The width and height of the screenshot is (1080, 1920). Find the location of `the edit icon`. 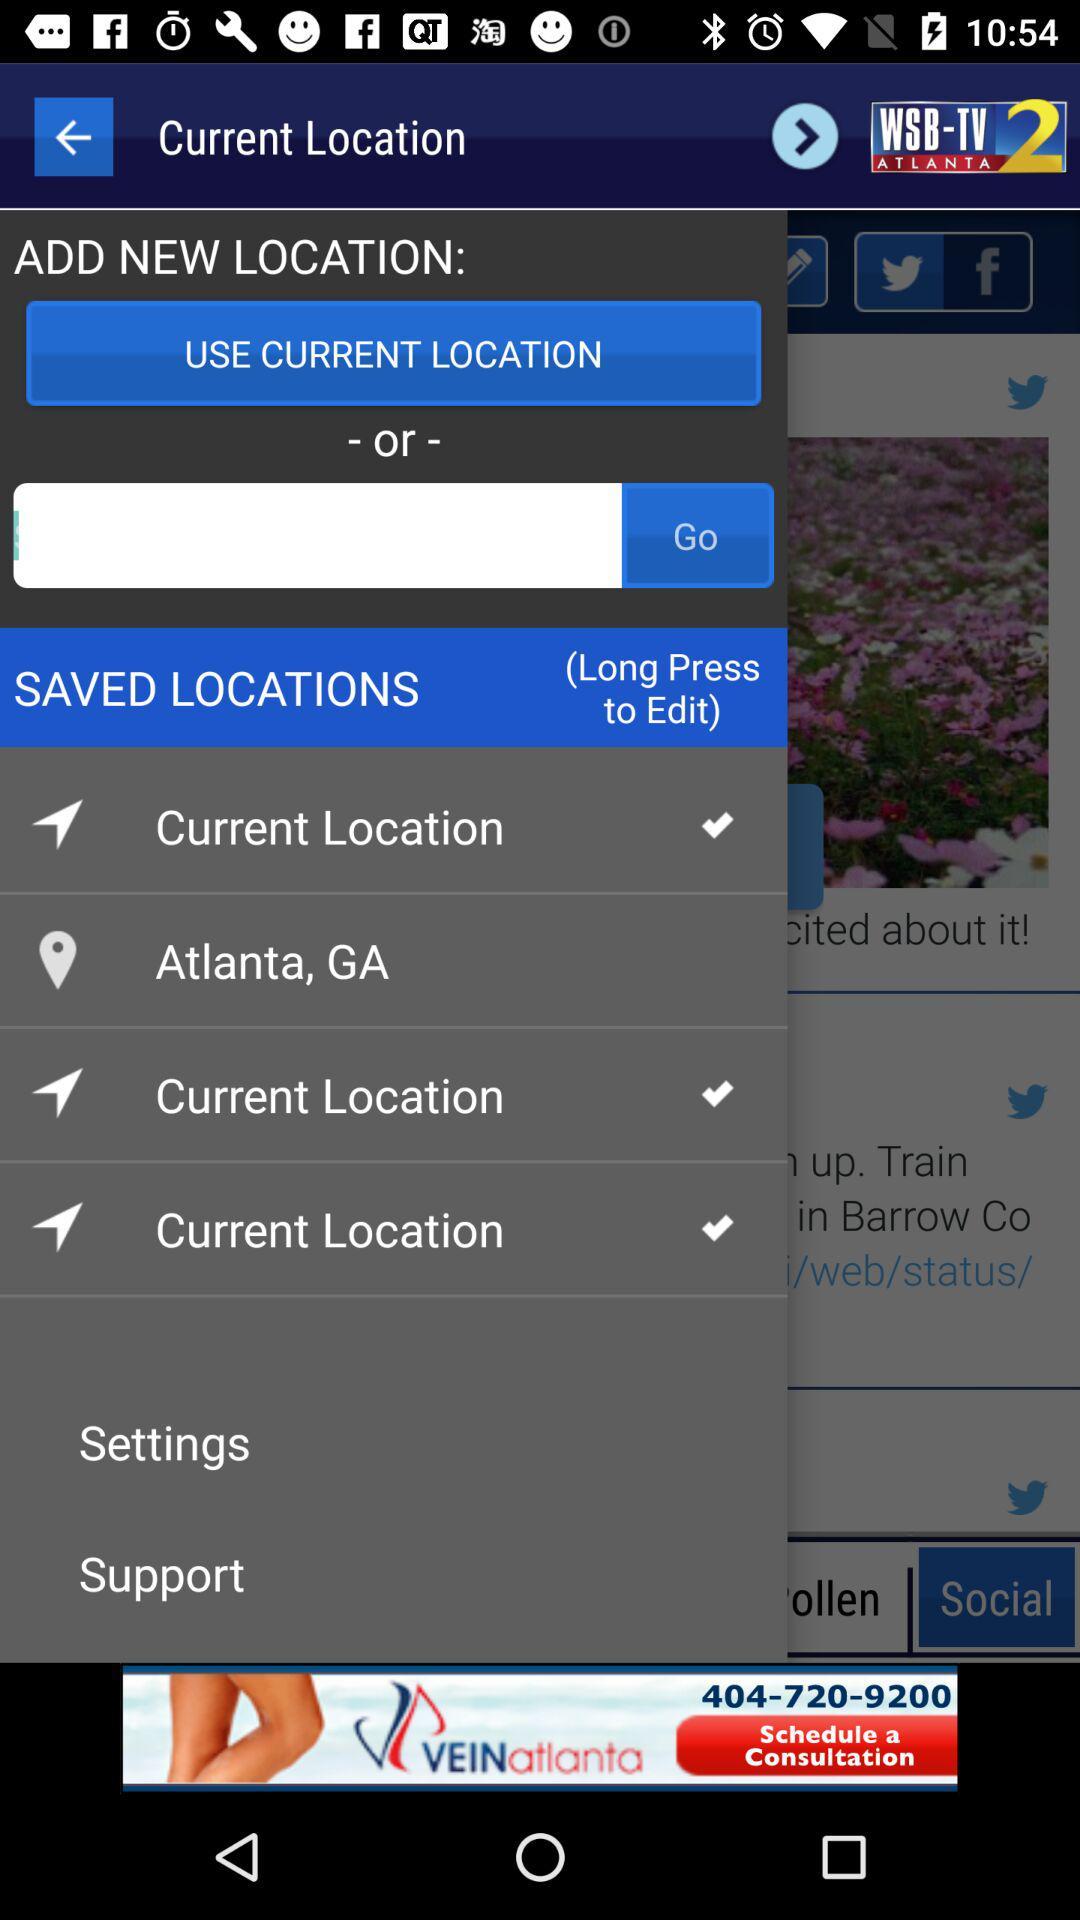

the edit icon is located at coordinates (787, 270).